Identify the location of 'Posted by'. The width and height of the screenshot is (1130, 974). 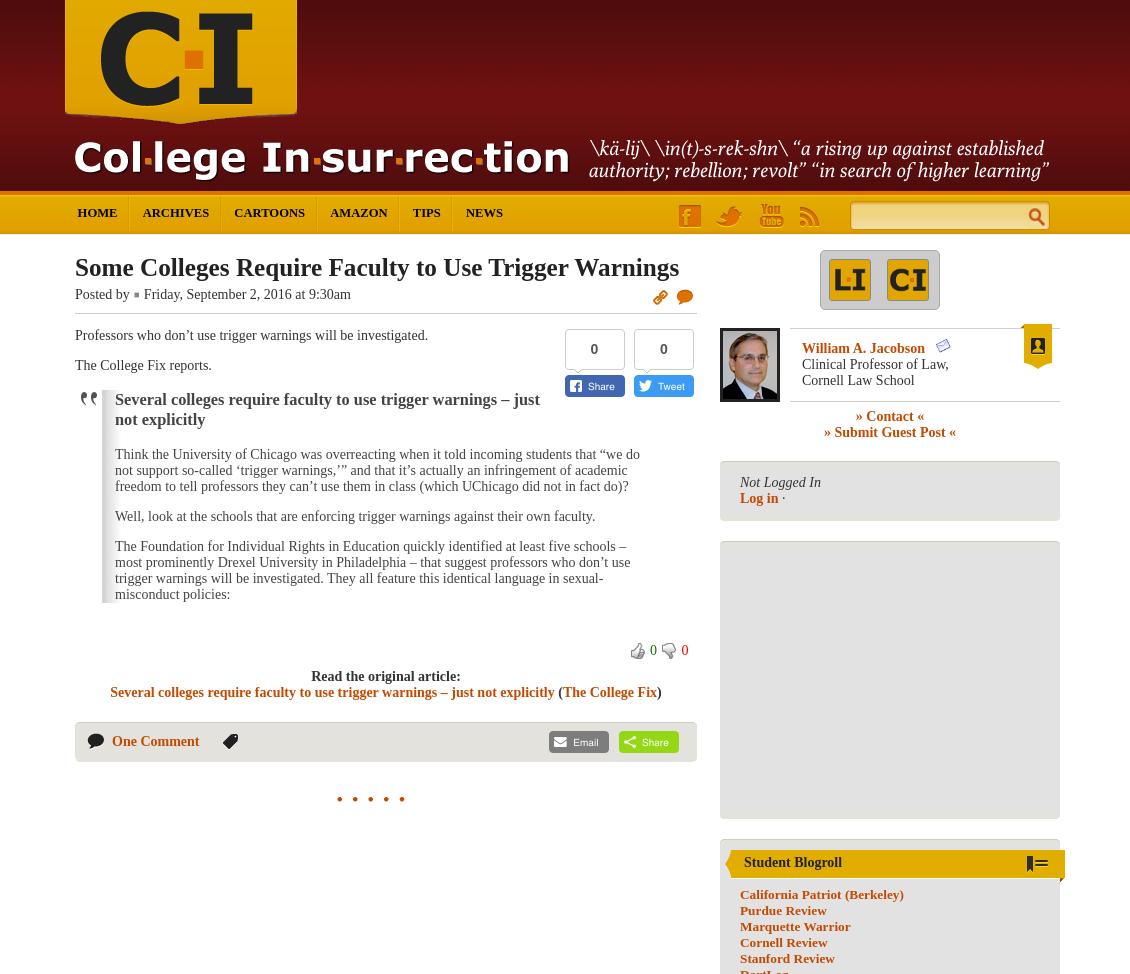
(75, 293).